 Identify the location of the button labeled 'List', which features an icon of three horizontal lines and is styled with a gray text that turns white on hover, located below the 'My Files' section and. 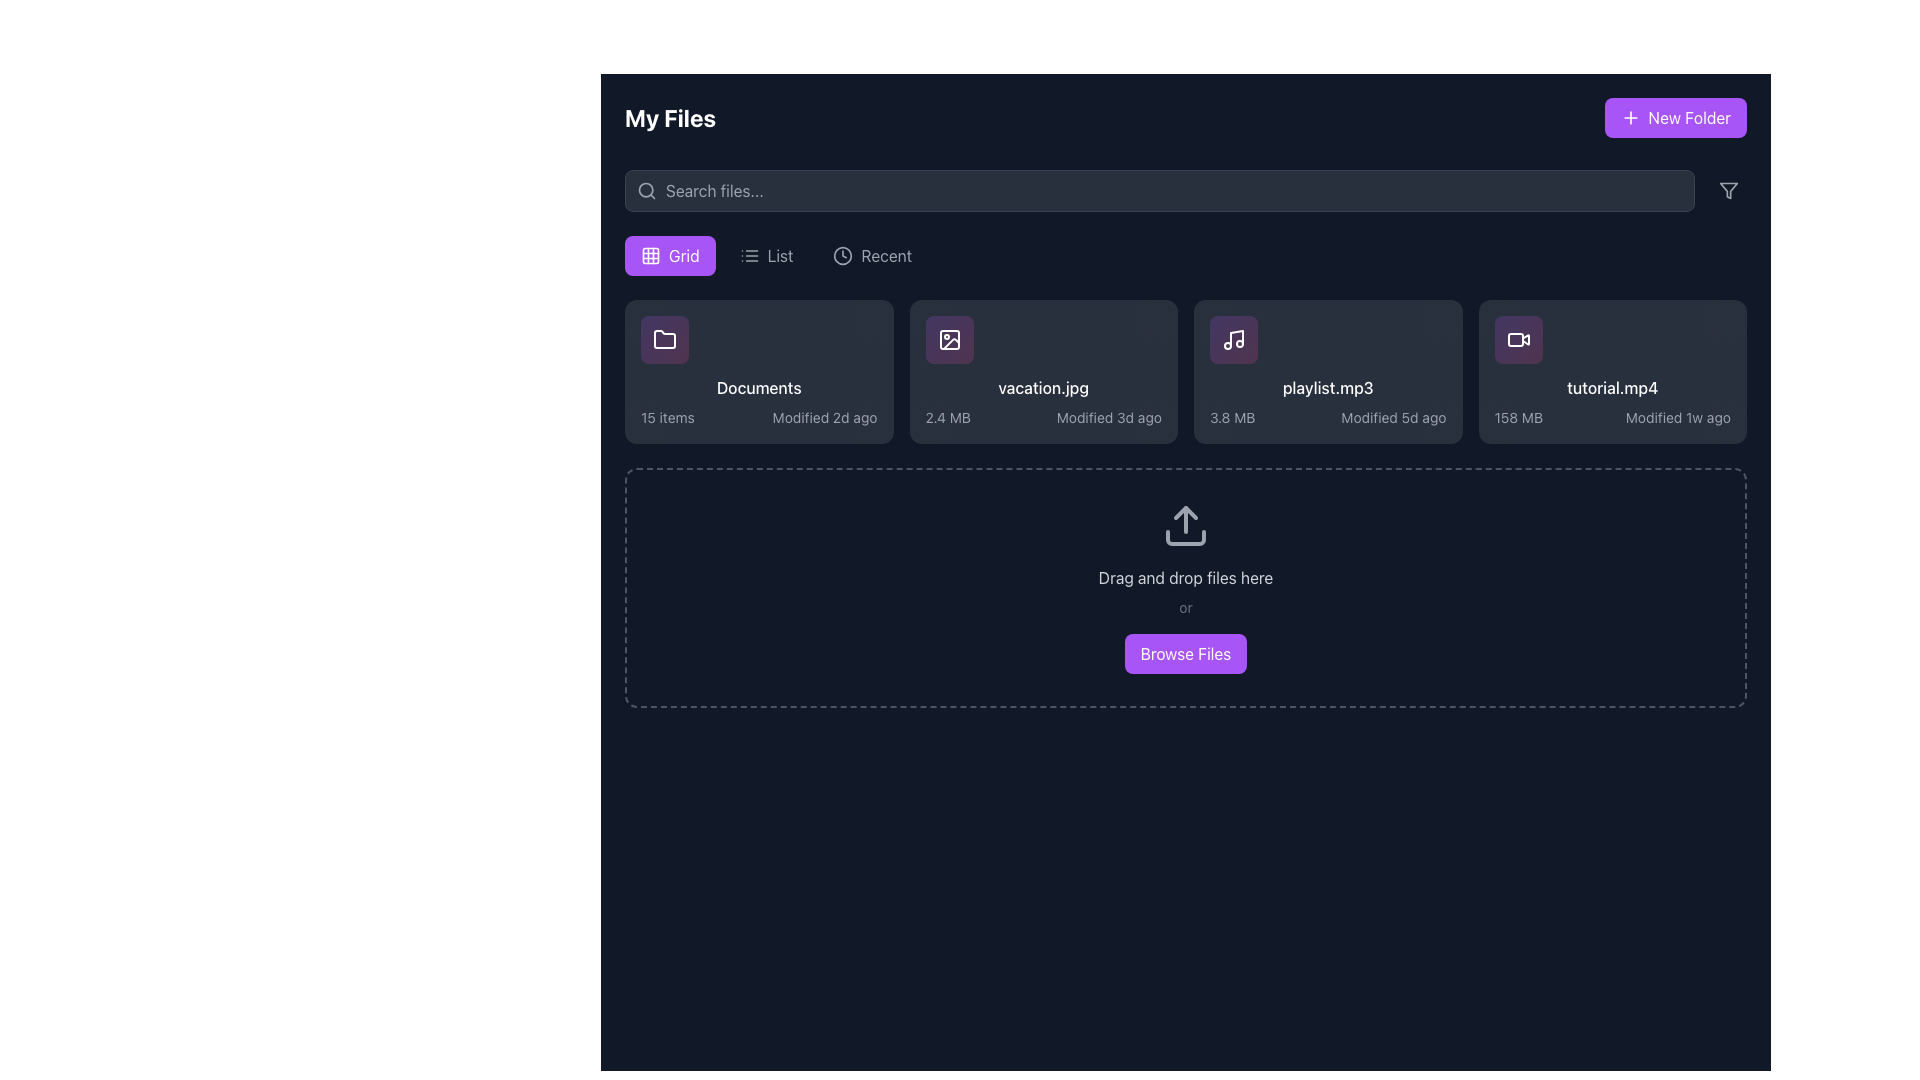
(765, 254).